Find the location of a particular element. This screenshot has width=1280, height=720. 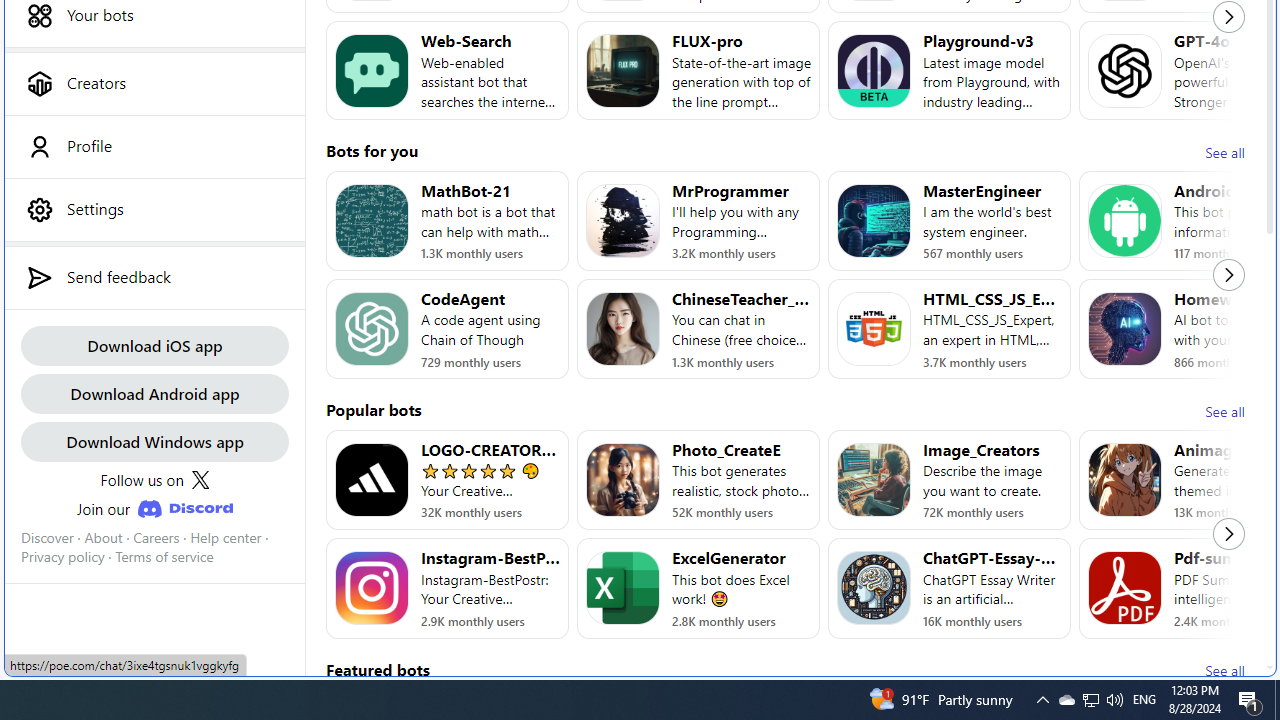

'Join our' is located at coordinates (153, 508).